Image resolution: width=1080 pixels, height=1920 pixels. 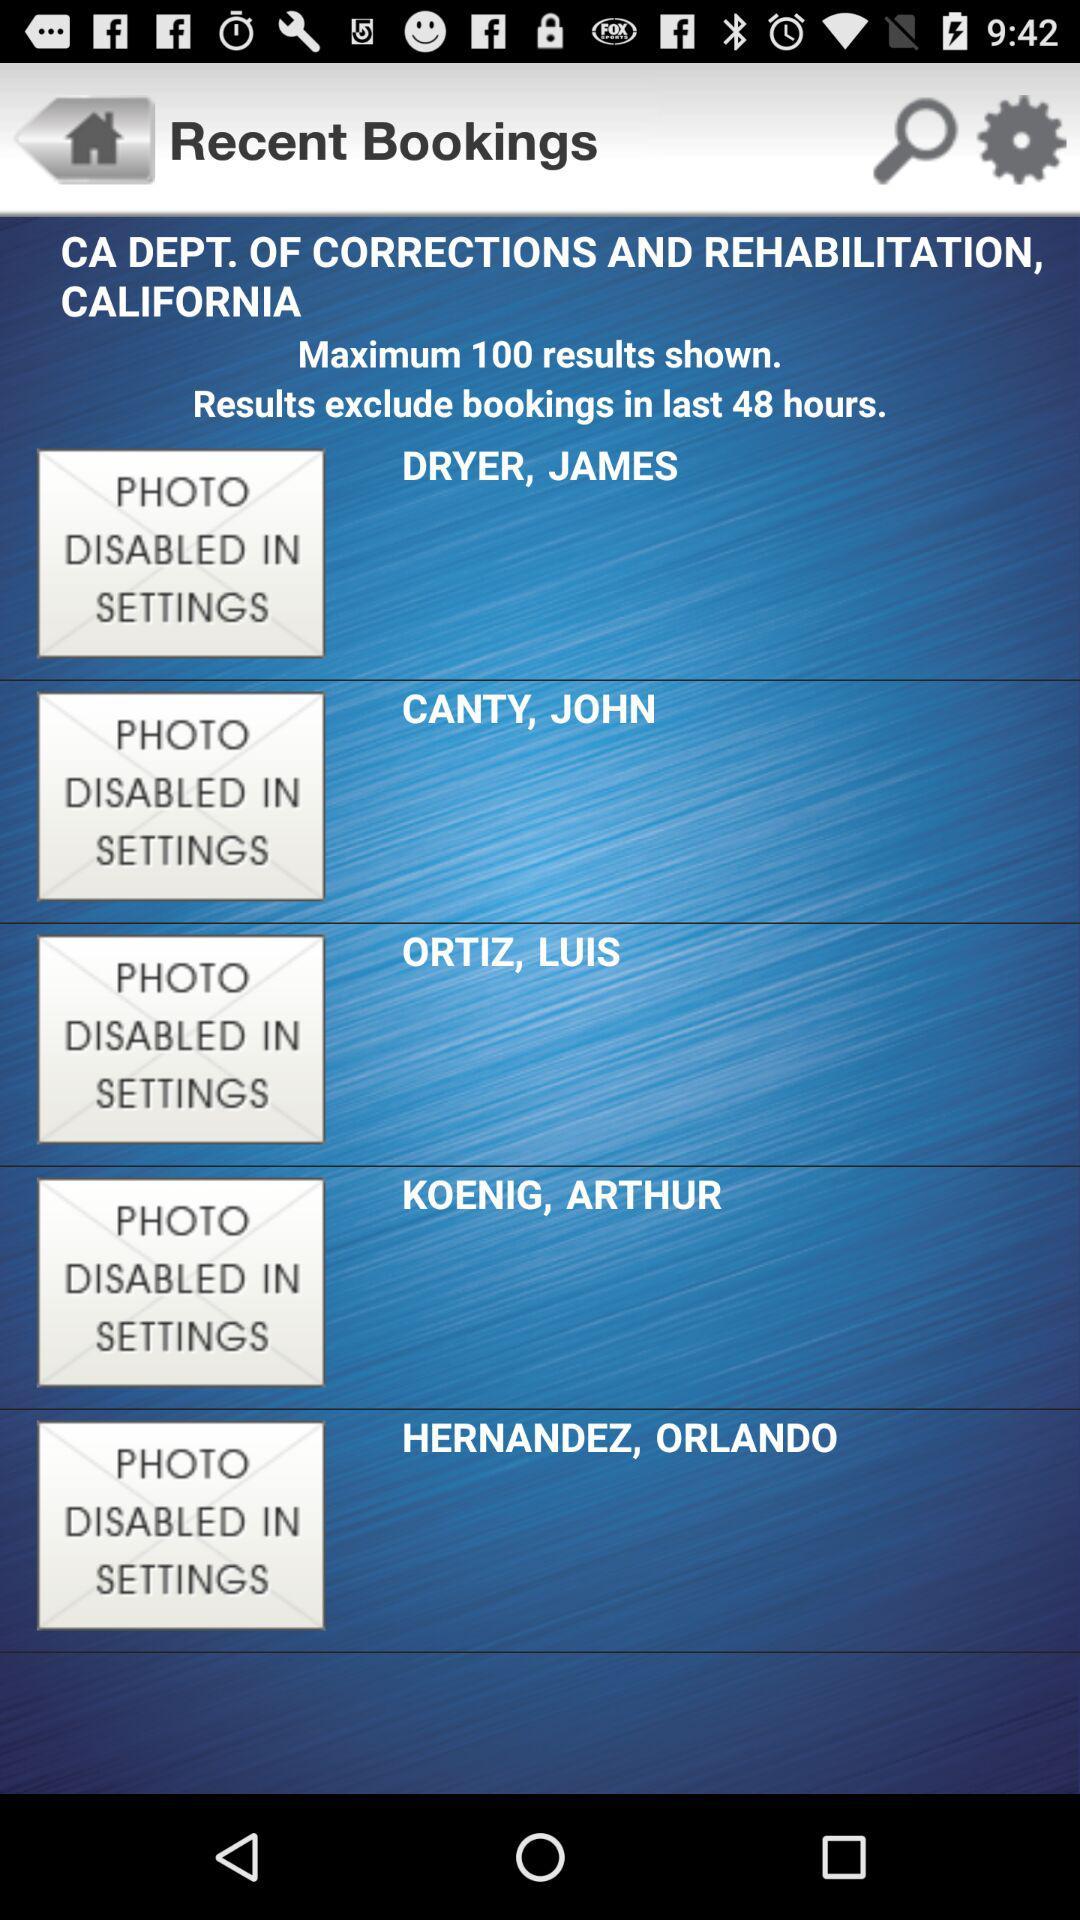 I want to click on the settings icon, so click(x=1020, y=148).